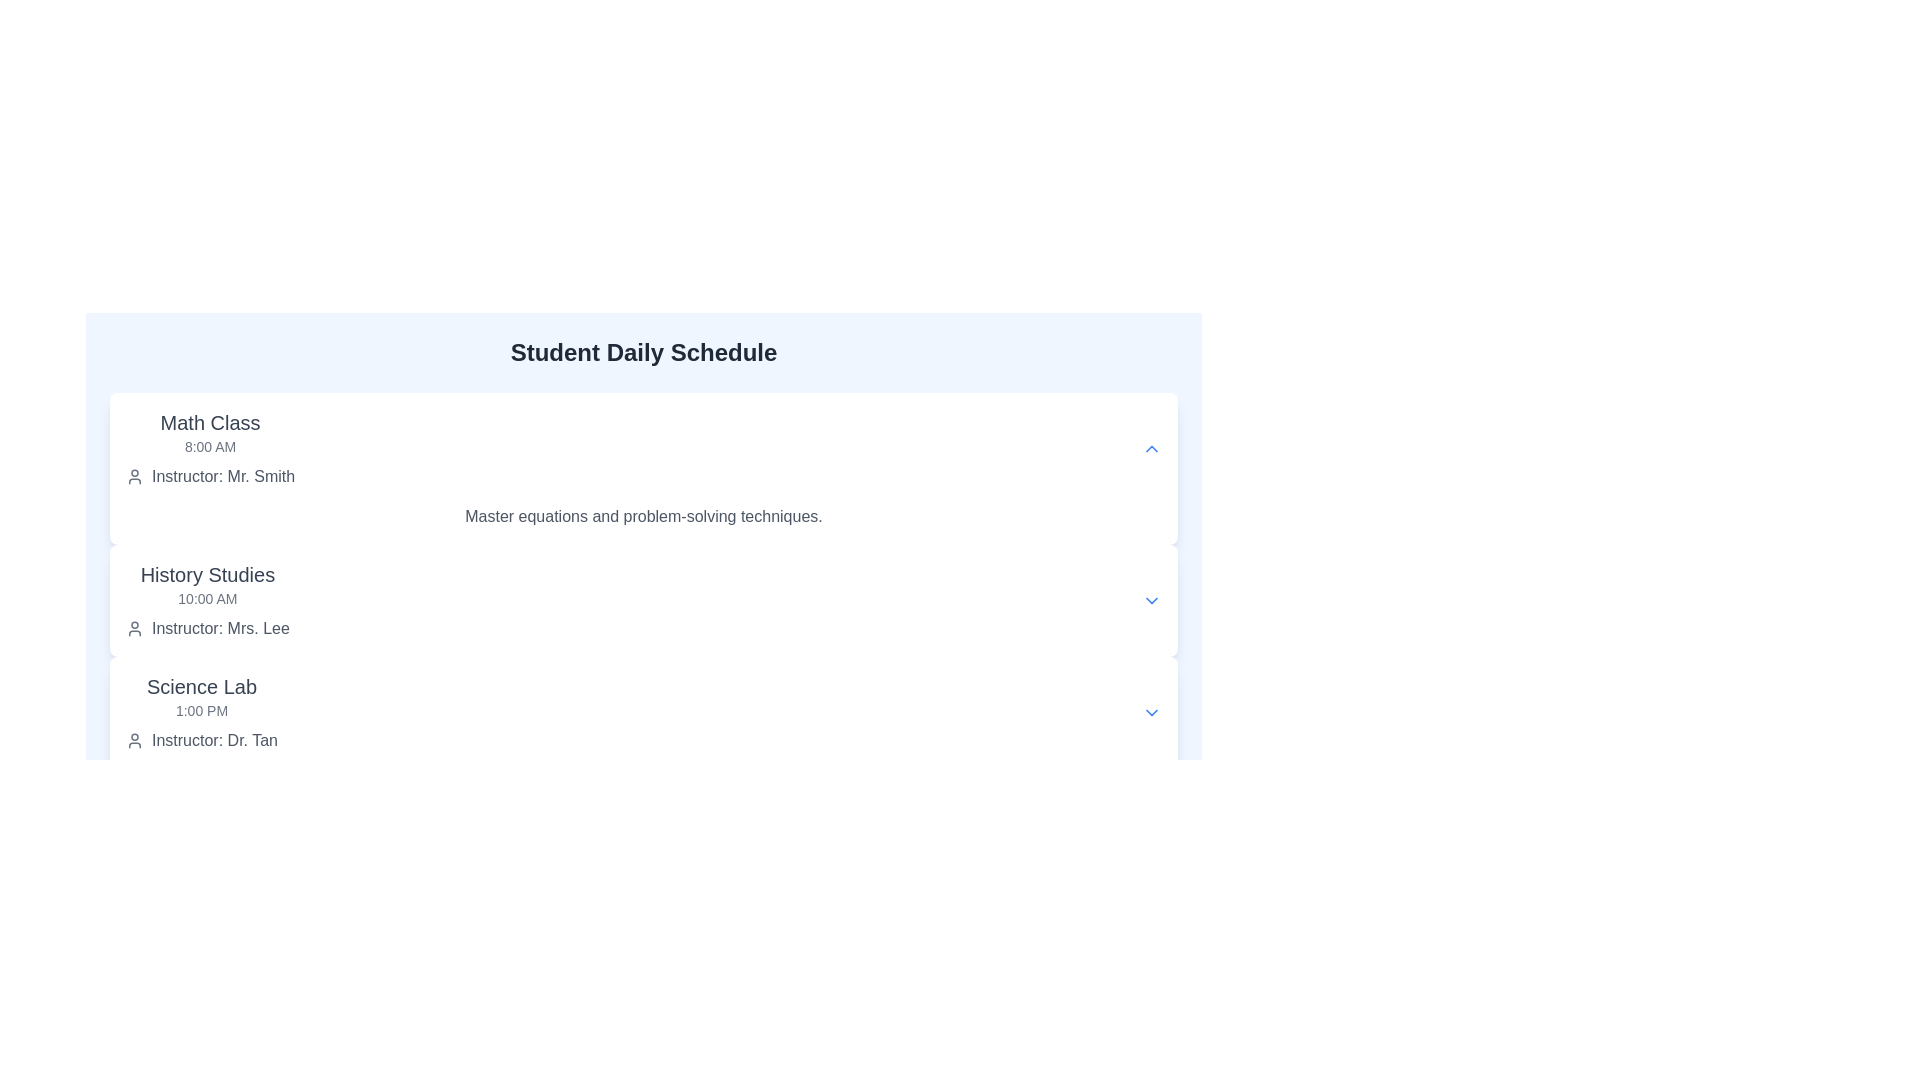  What do you see at coordinates (201, 709) in the screenshot?
I see `the text element that indicates the start time of the 'Science Lab' activity, which is located below the section title and above the instructor information` at bounding box center [201, 709].